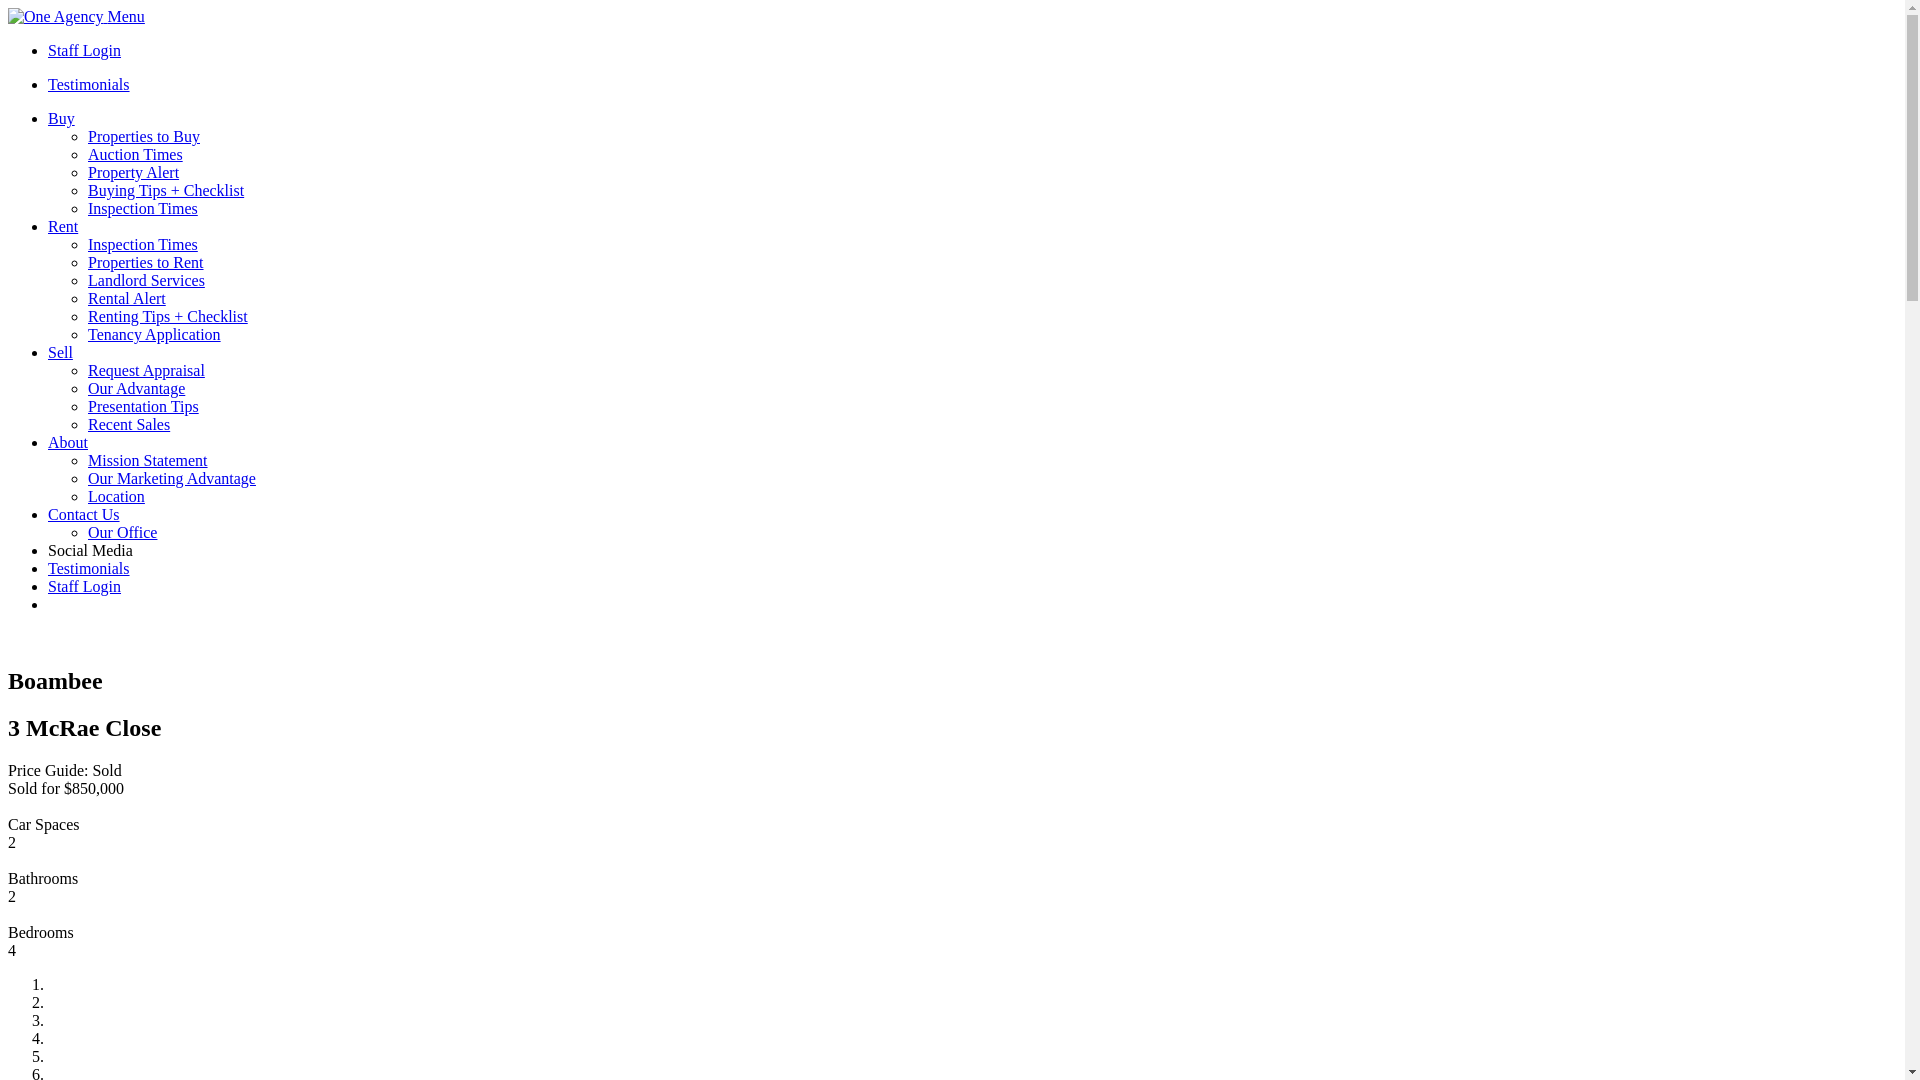 The image size is (1920, 1080). Describe the element at coordinates (121, 531) in the screenshot. I see `'Our Office'` at that location.